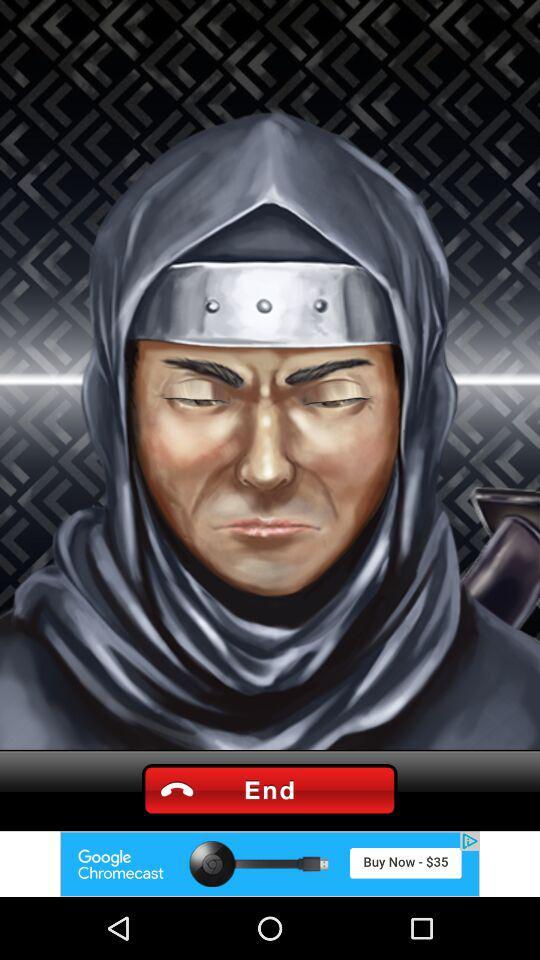 Image resolution: width=540 pixels, height=960 pixels. I want to click on end buttn, so click(269, 790).